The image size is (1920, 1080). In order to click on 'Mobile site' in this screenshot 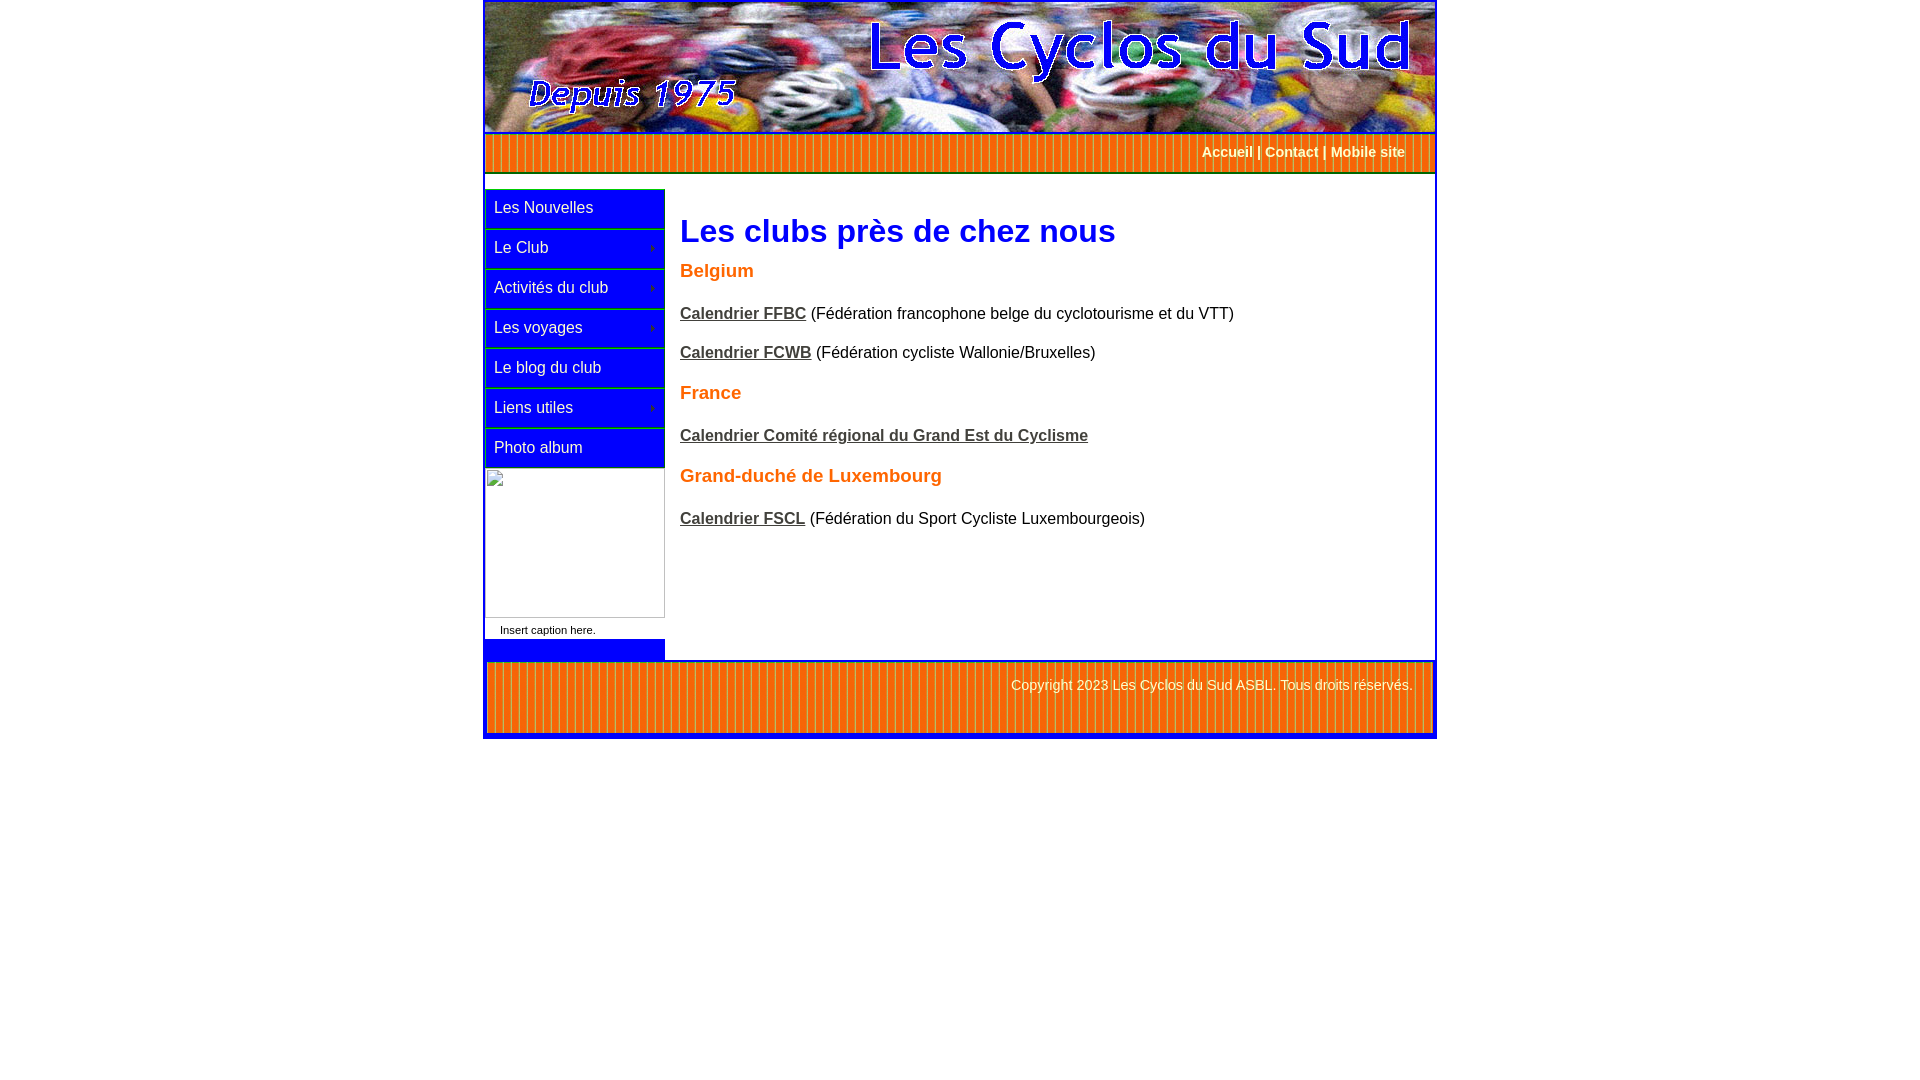, I will do `click(1367, 150)`.